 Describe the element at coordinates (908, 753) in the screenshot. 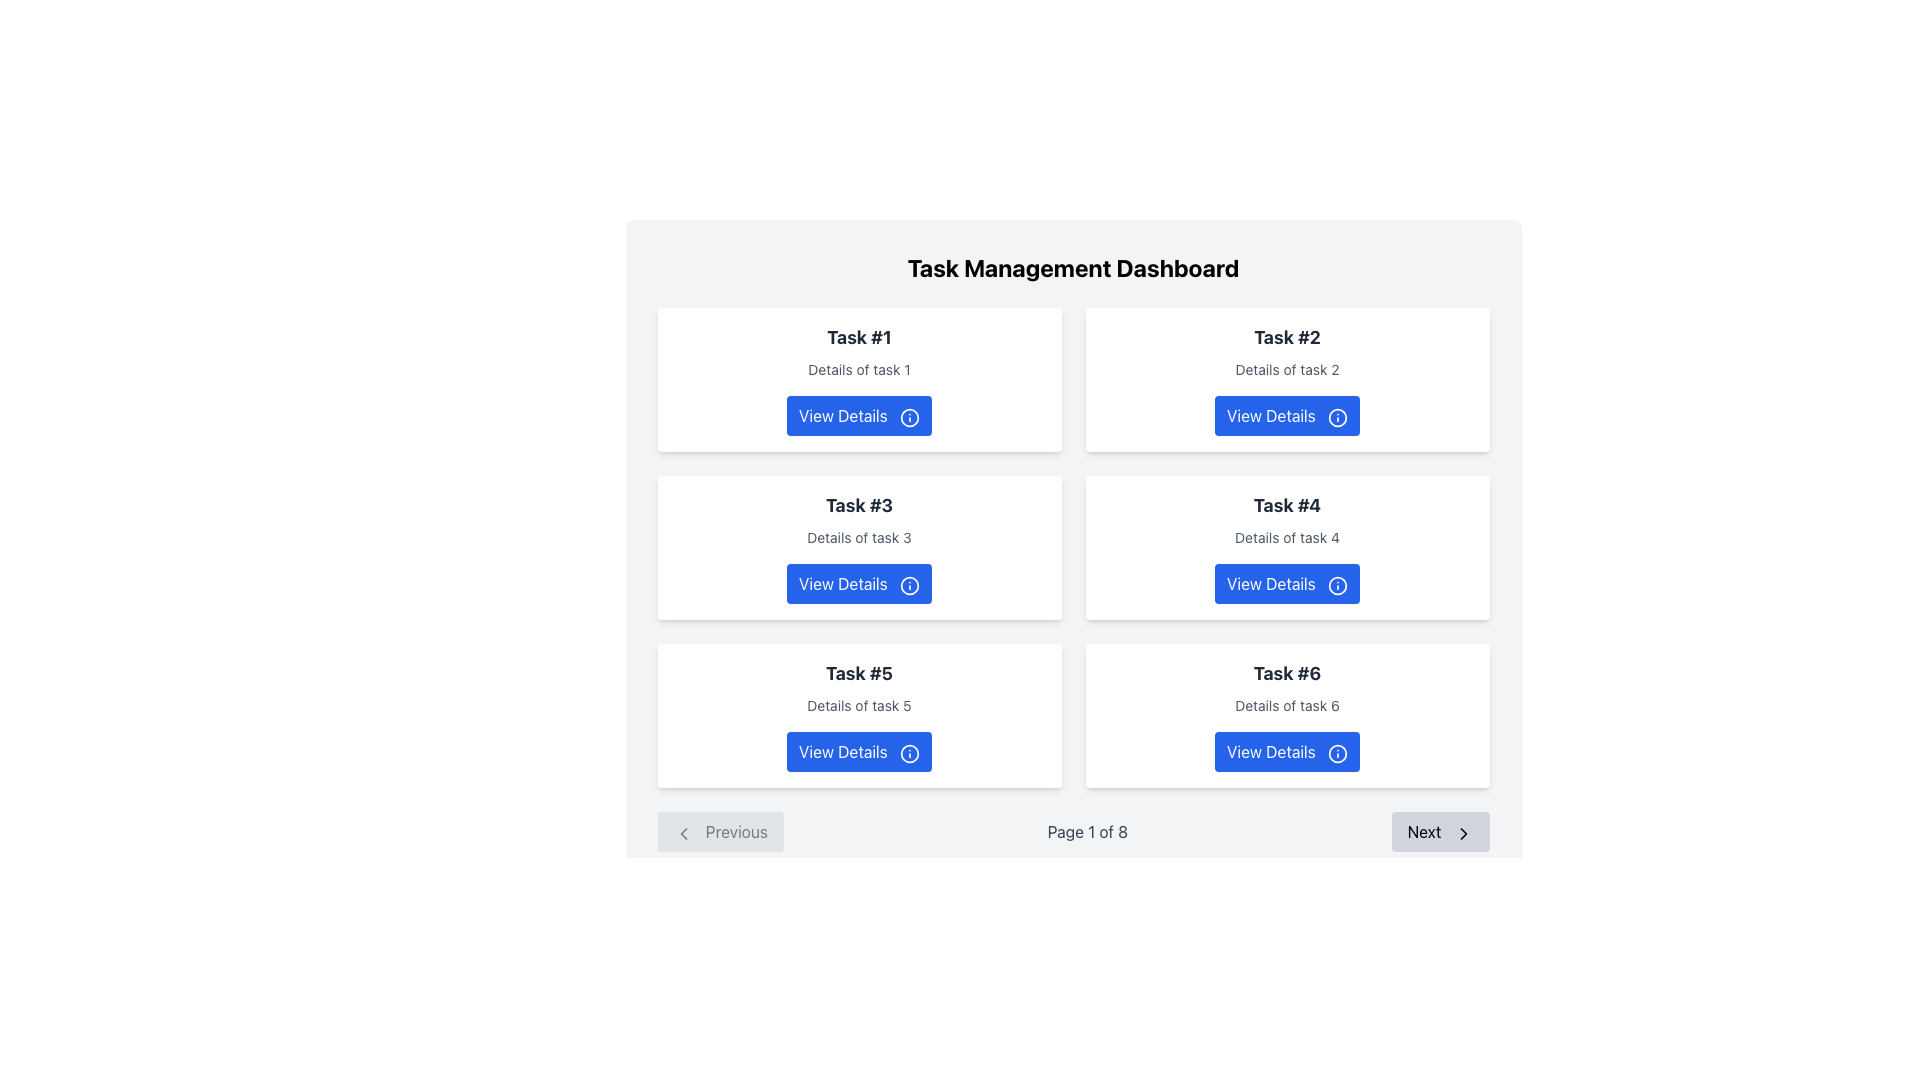

I see `the Decorative Icon located within the 'View Details' button in the bottom-left card labeled 'Task #5', which visually indicates additional details or information` at that location.